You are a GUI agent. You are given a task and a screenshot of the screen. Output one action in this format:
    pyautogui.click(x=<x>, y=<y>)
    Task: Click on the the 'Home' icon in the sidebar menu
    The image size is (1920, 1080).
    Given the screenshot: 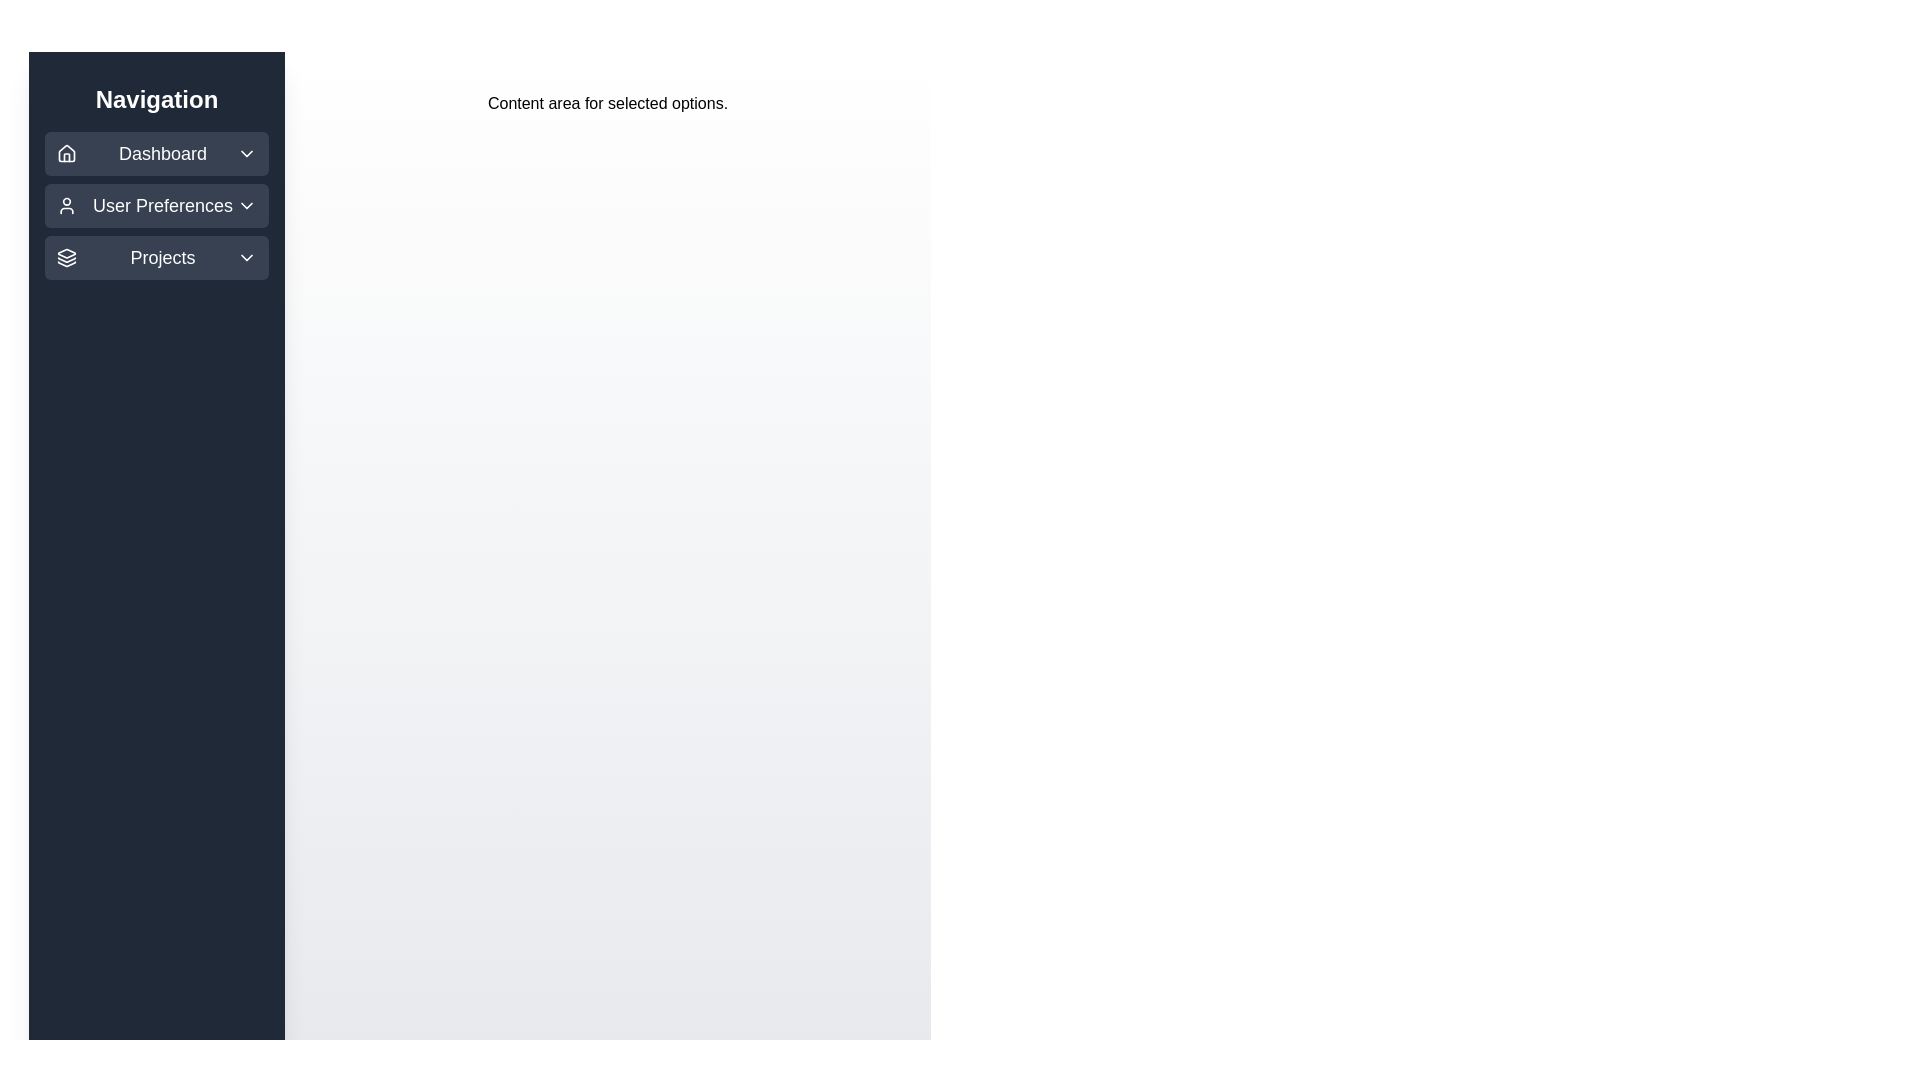 What is the action you would take?
    pyautogui.click(x=67, y=152)
    